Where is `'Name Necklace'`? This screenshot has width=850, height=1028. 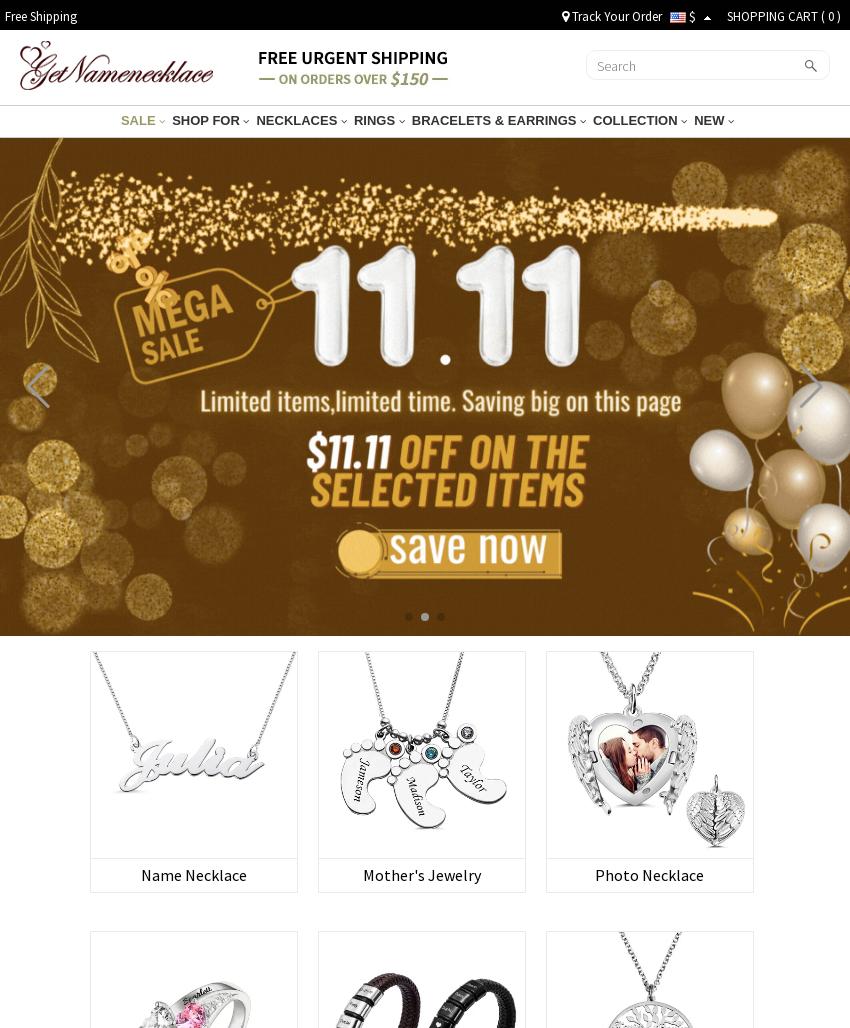
'Name Necklace' is located at coordinates (192, 873).